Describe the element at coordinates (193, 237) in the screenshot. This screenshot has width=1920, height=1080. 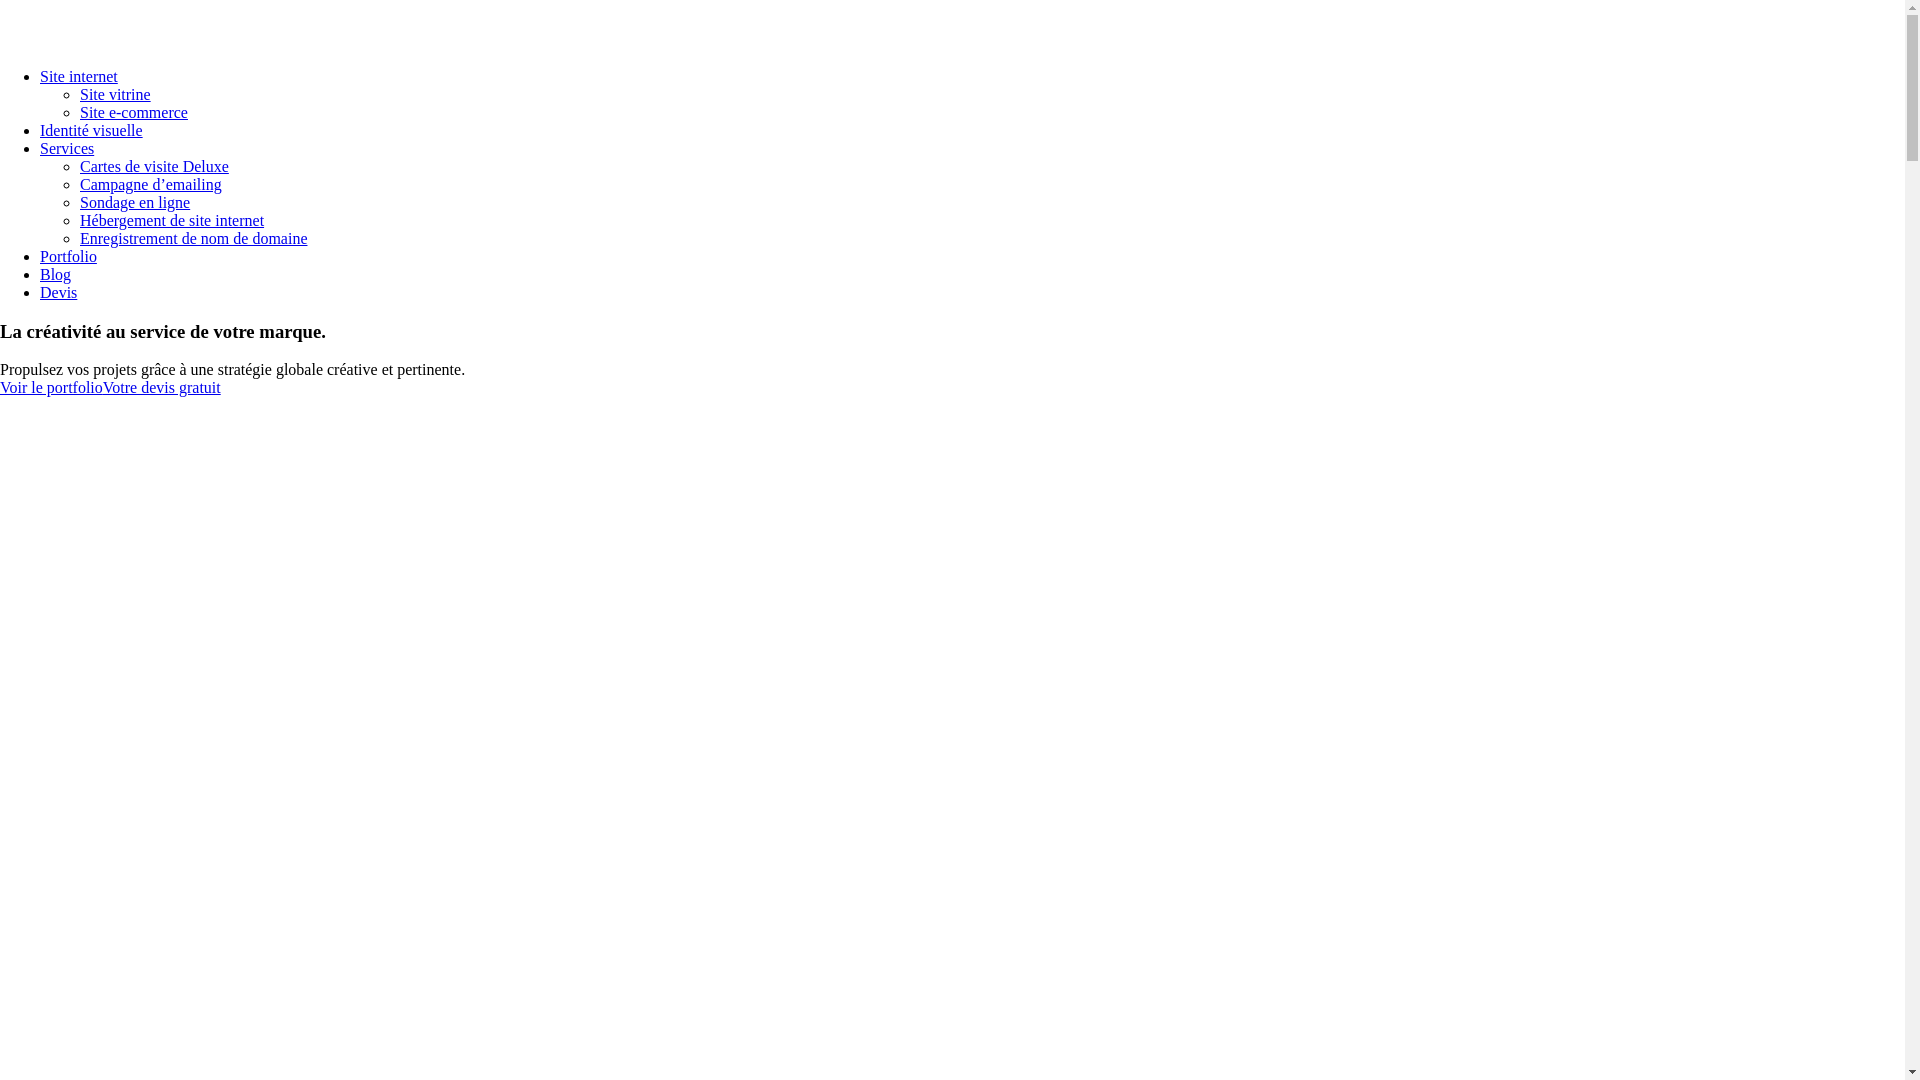
I see `'Enregistrement de nom de domaine'` at that location.